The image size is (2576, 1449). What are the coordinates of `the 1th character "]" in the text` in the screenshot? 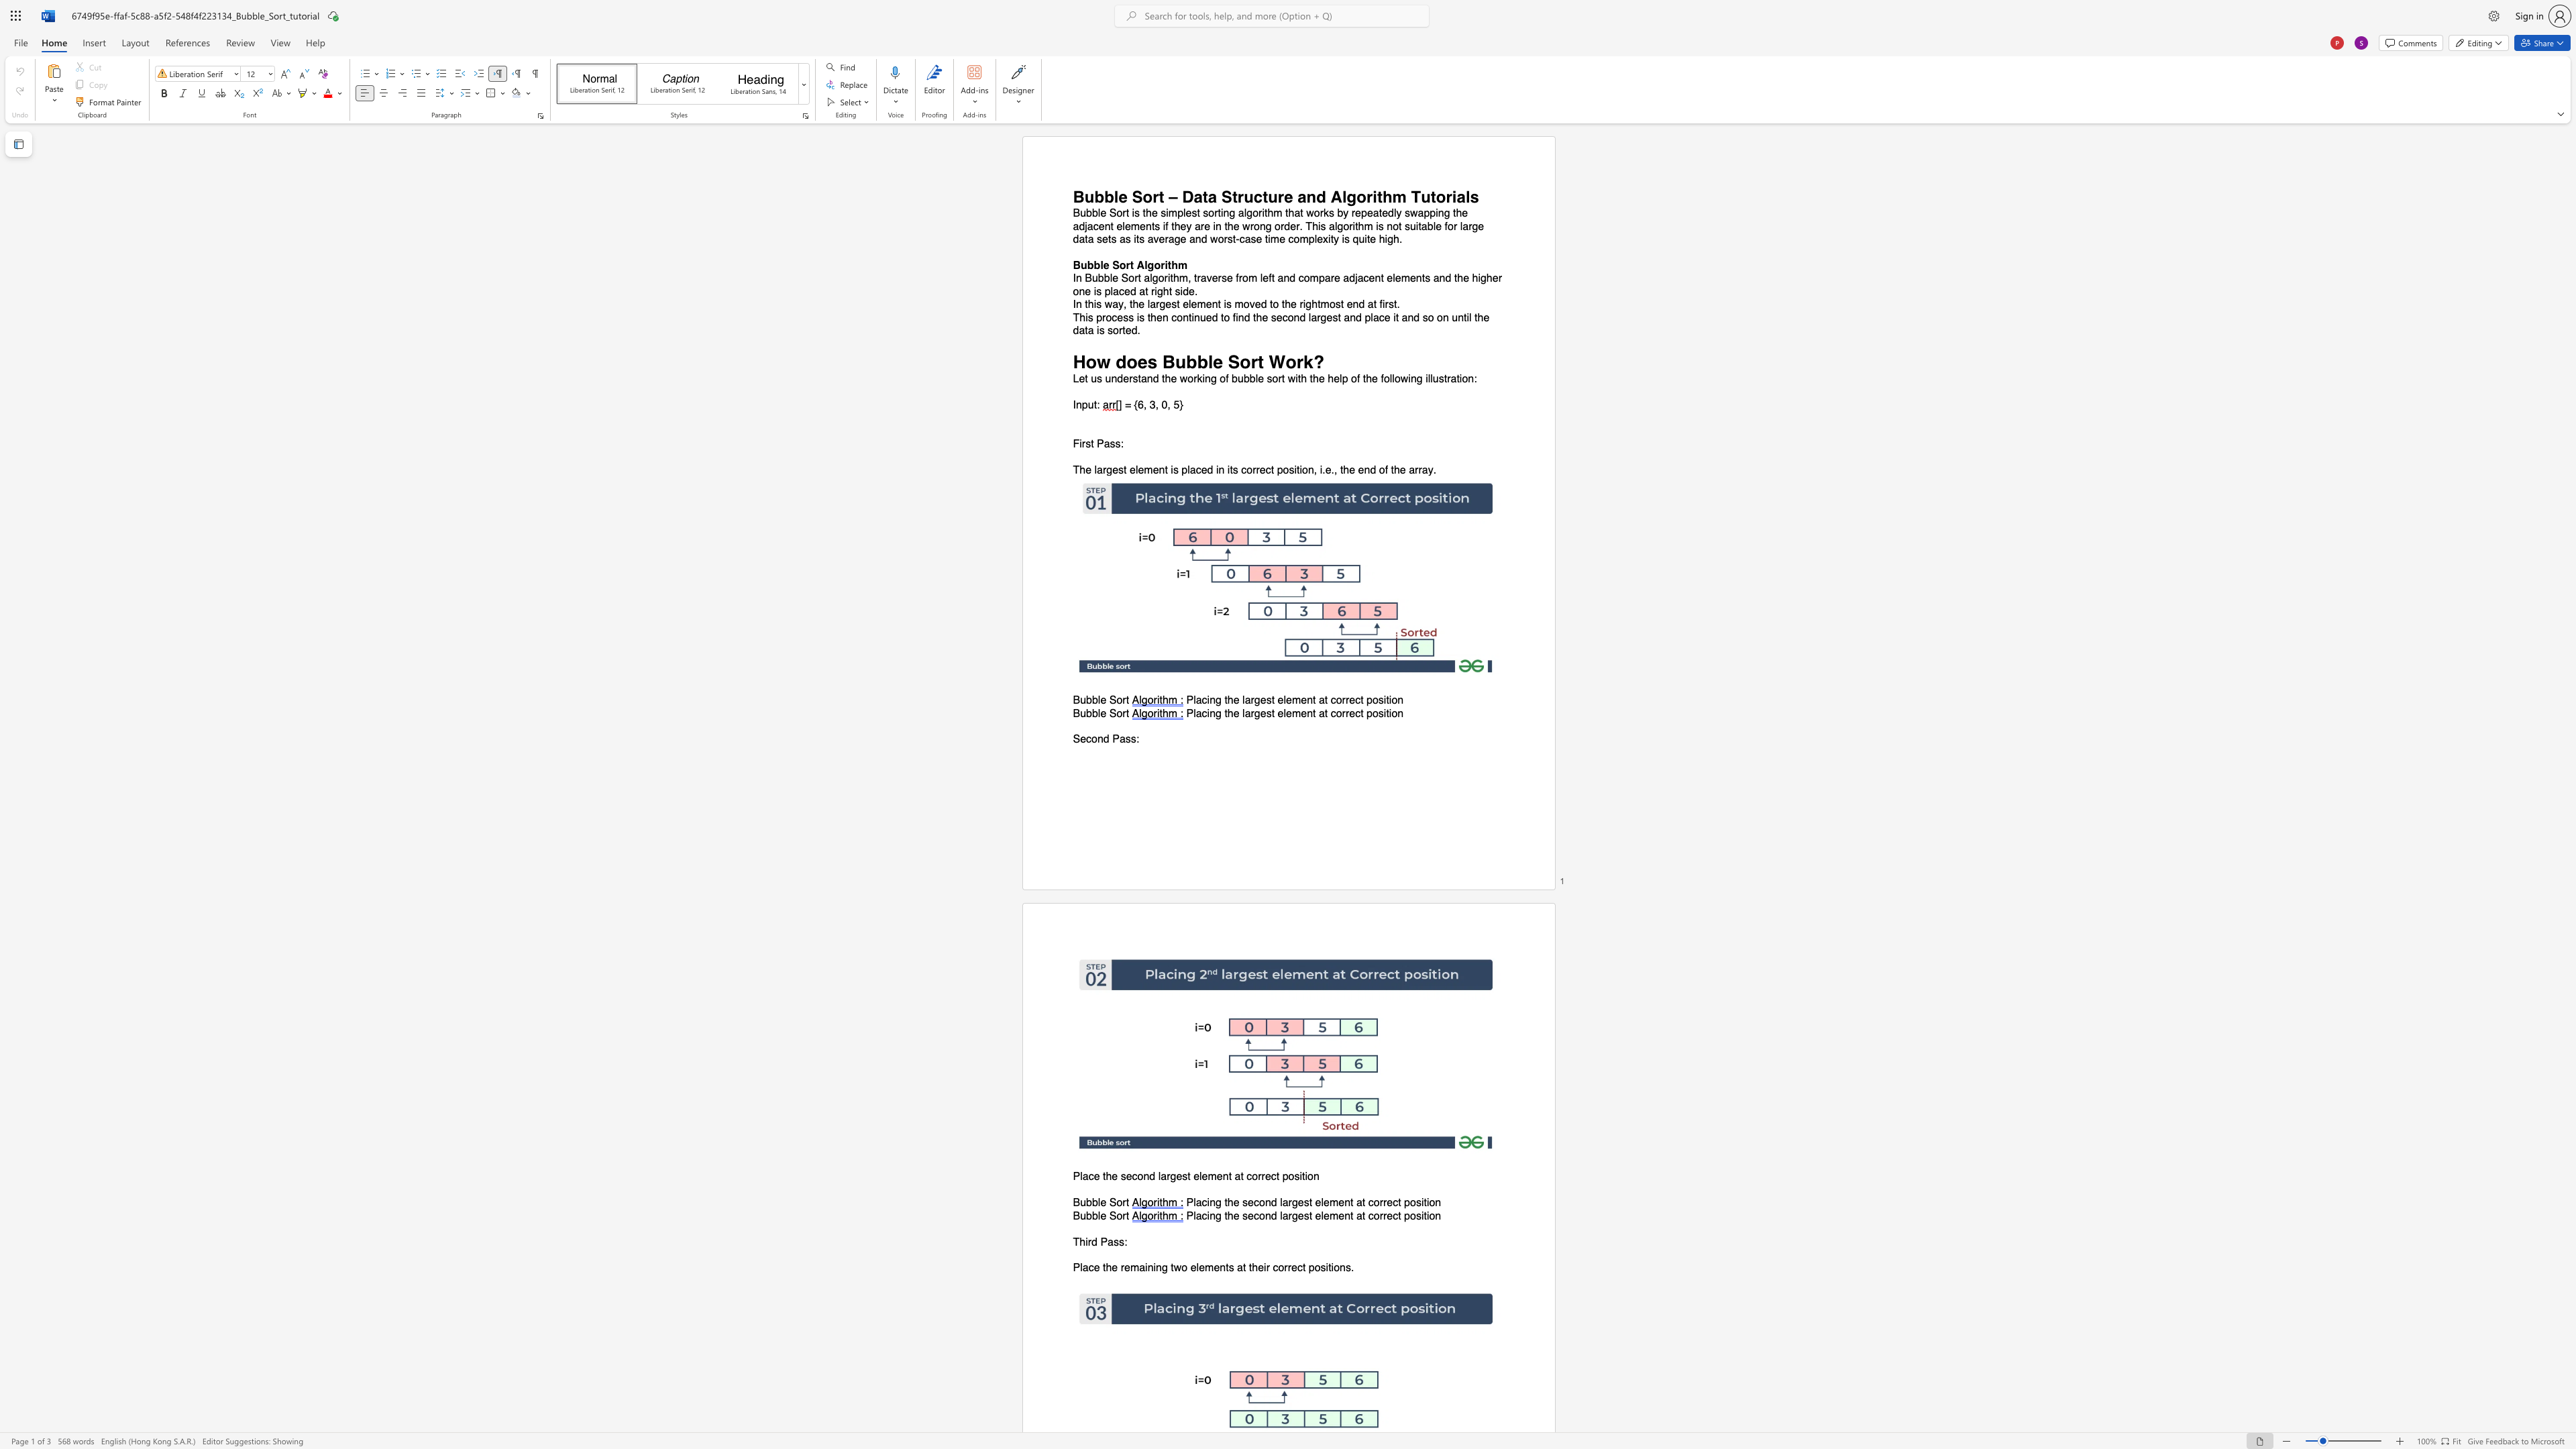 It's located at (1120, 405).